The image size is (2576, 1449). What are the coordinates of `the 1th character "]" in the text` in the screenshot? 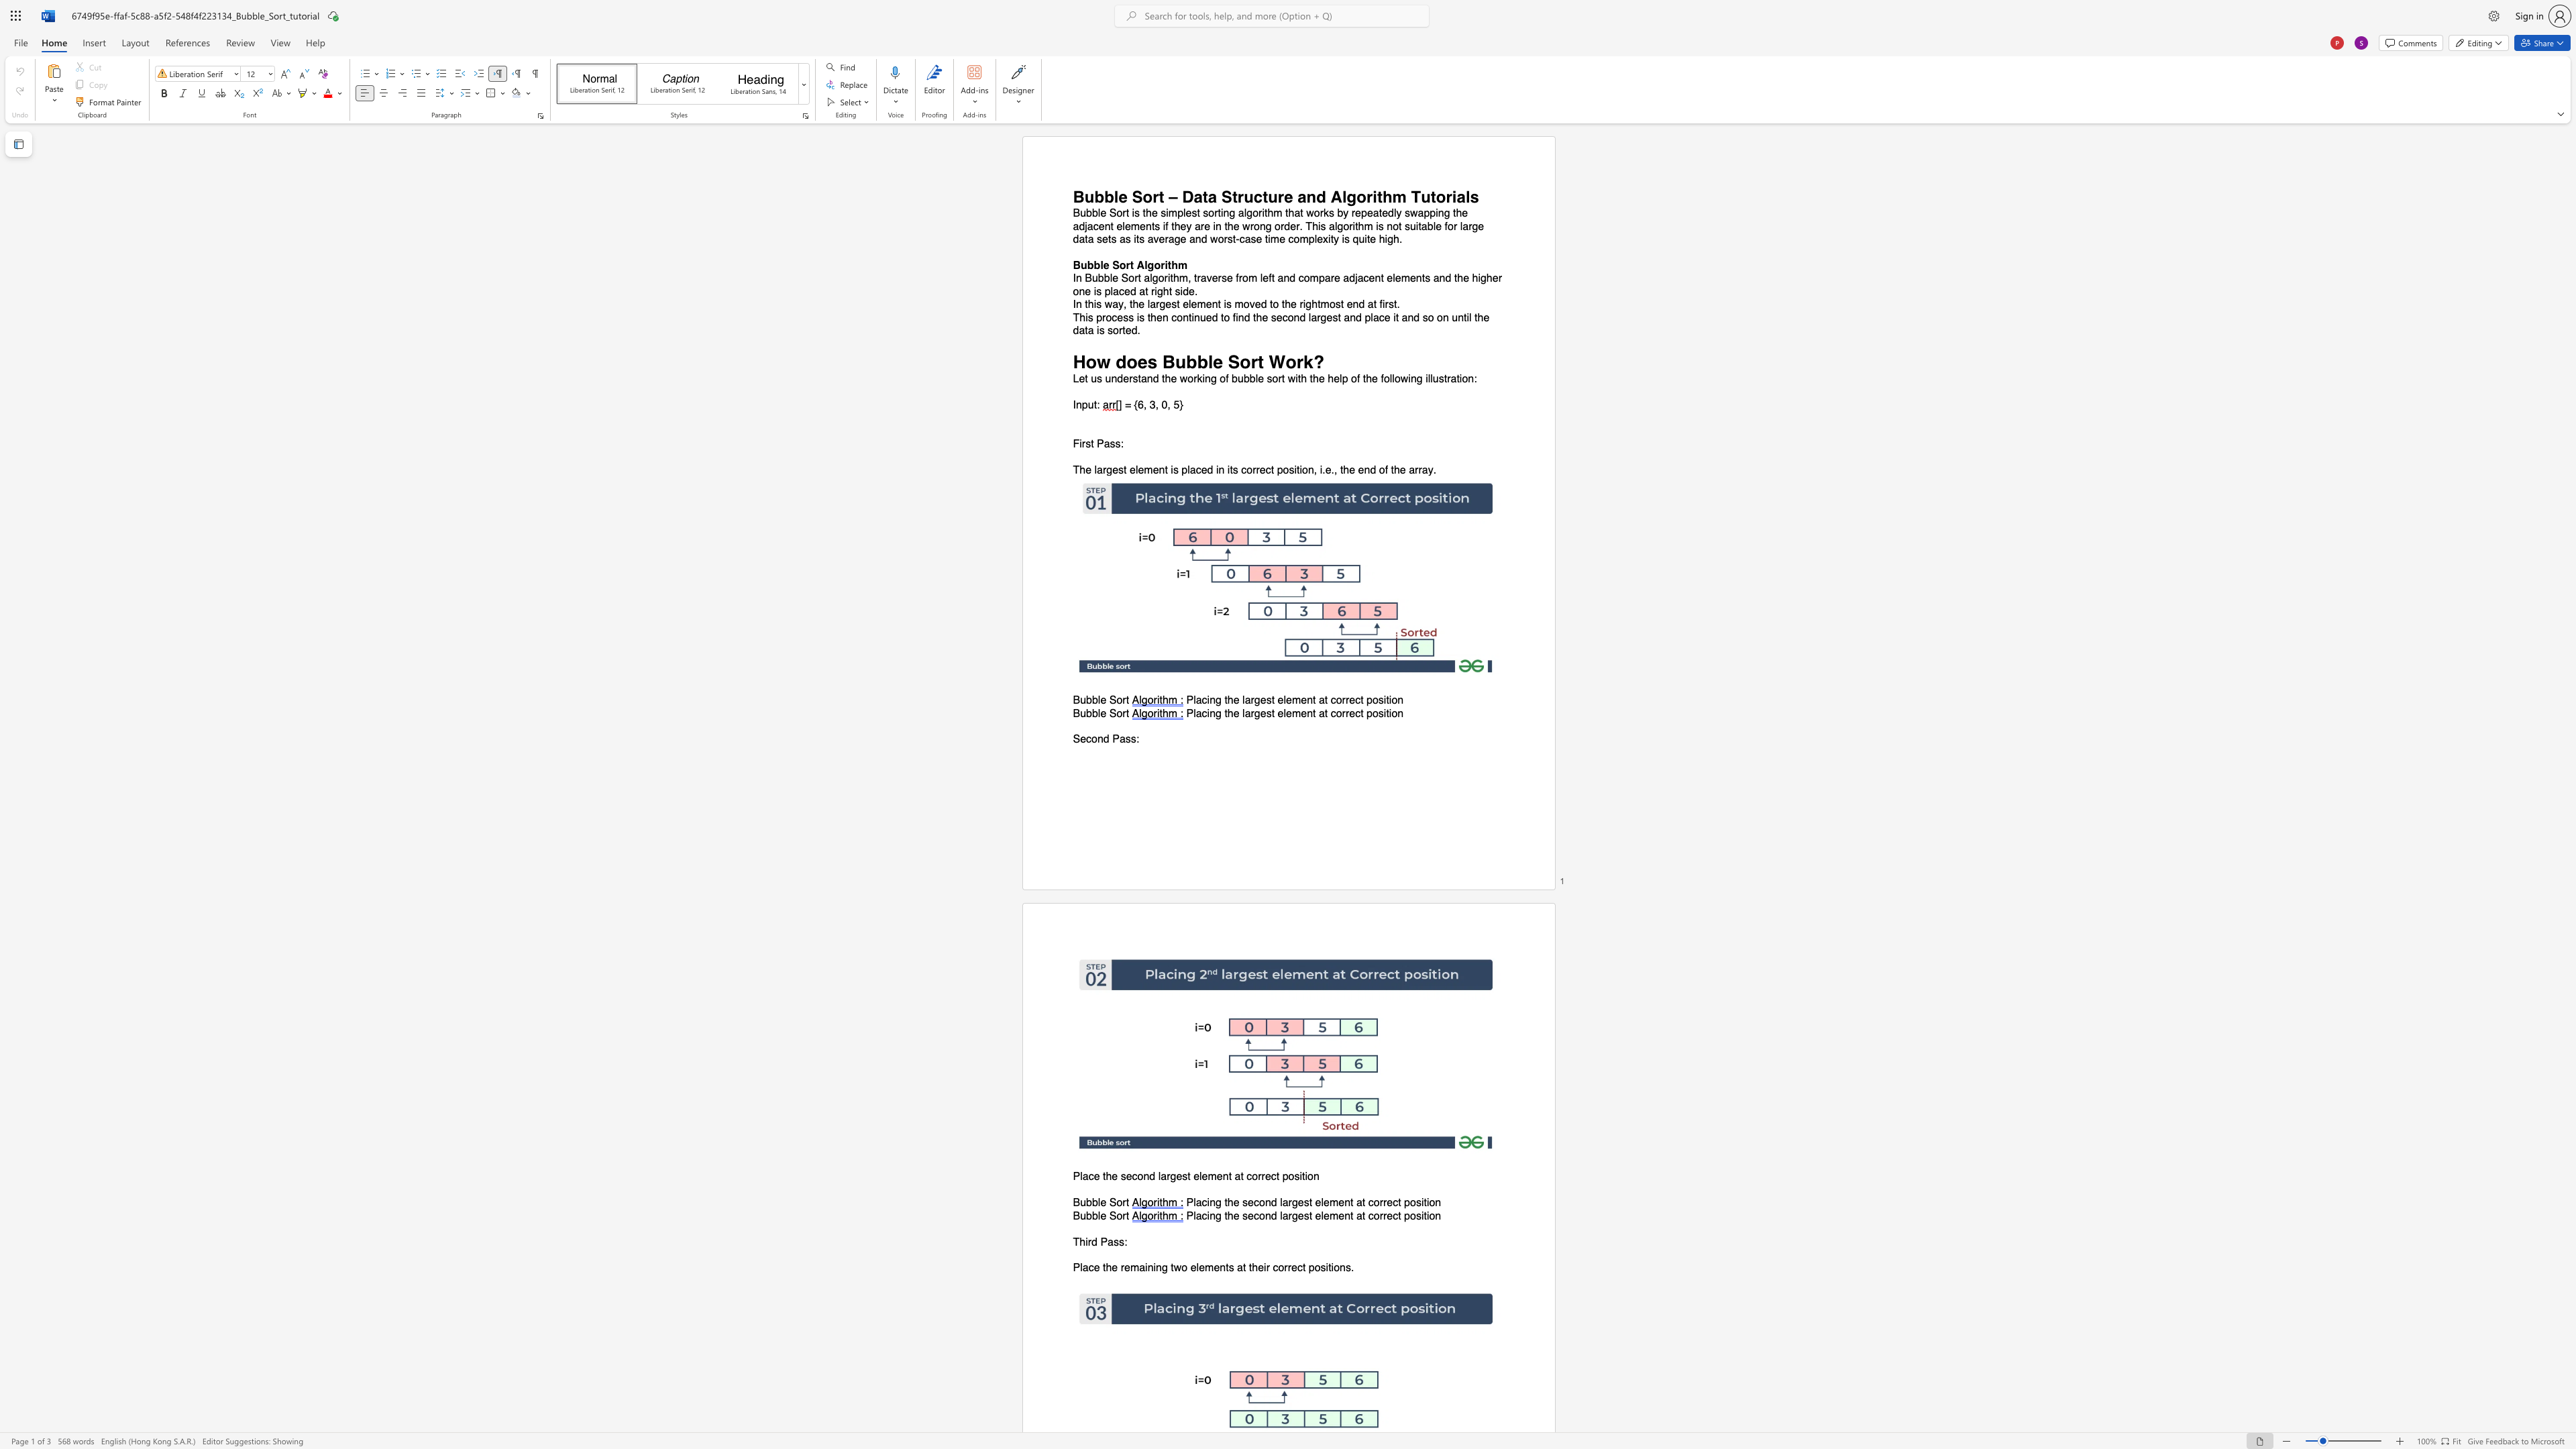 It's located at (1120, 405).